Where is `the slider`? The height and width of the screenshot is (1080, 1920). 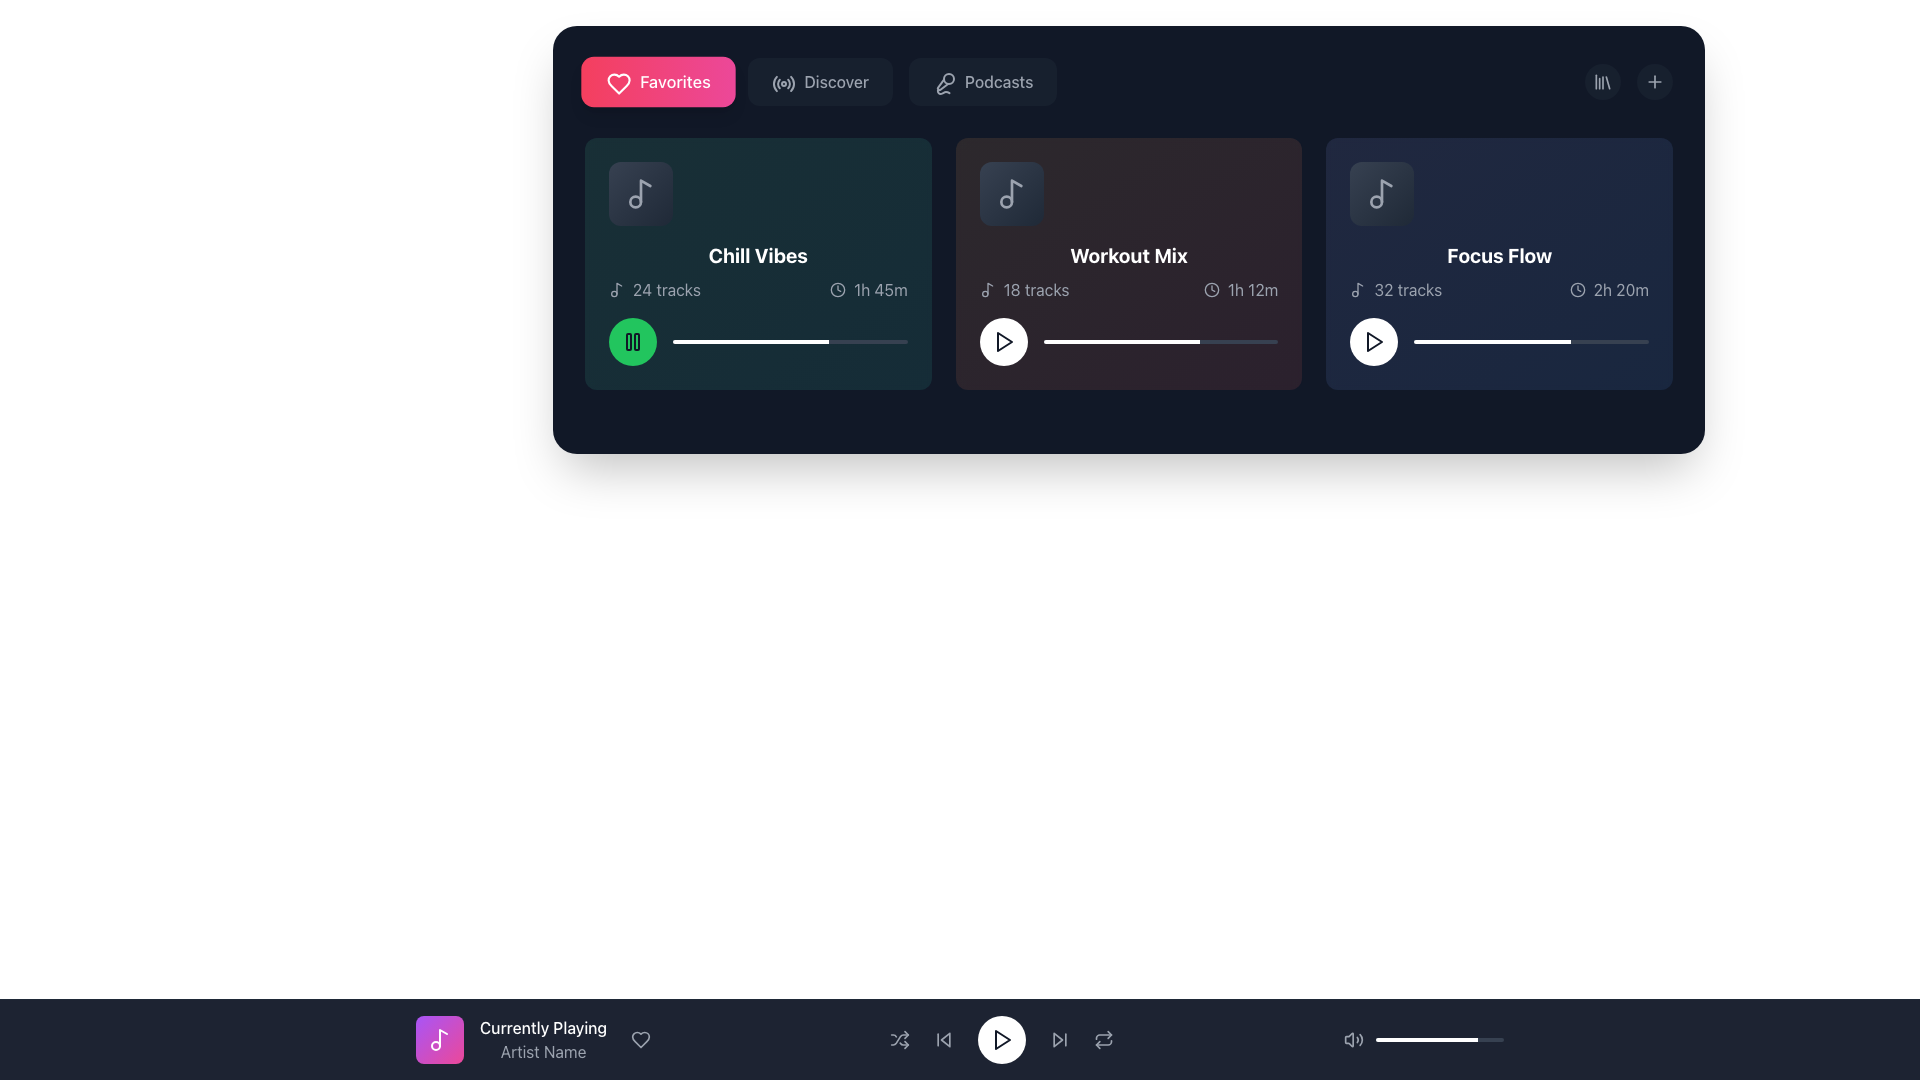
the slider is located at coordinates (1256, 341).